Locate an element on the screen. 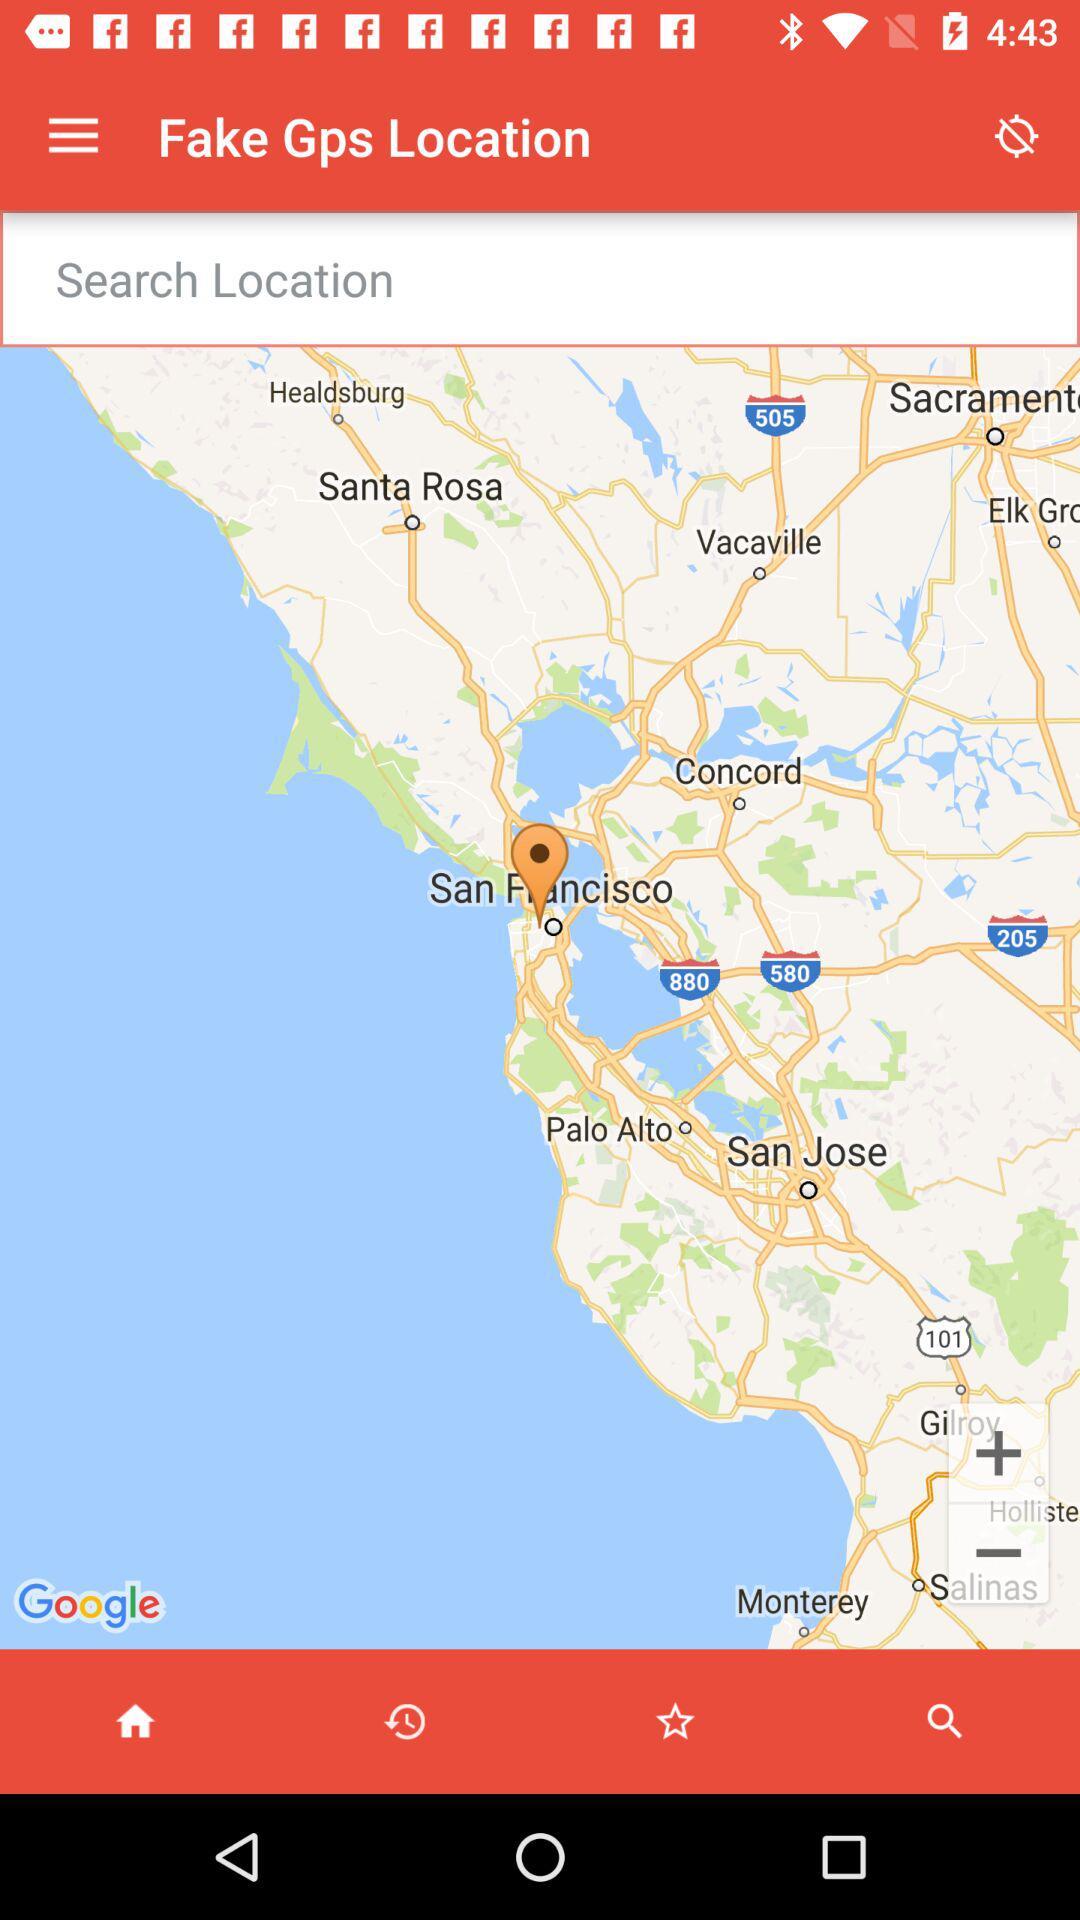 Image resolution: width=1080 pixels, height=1920 pixels. the add icon is located at coordinates (998, 1451).